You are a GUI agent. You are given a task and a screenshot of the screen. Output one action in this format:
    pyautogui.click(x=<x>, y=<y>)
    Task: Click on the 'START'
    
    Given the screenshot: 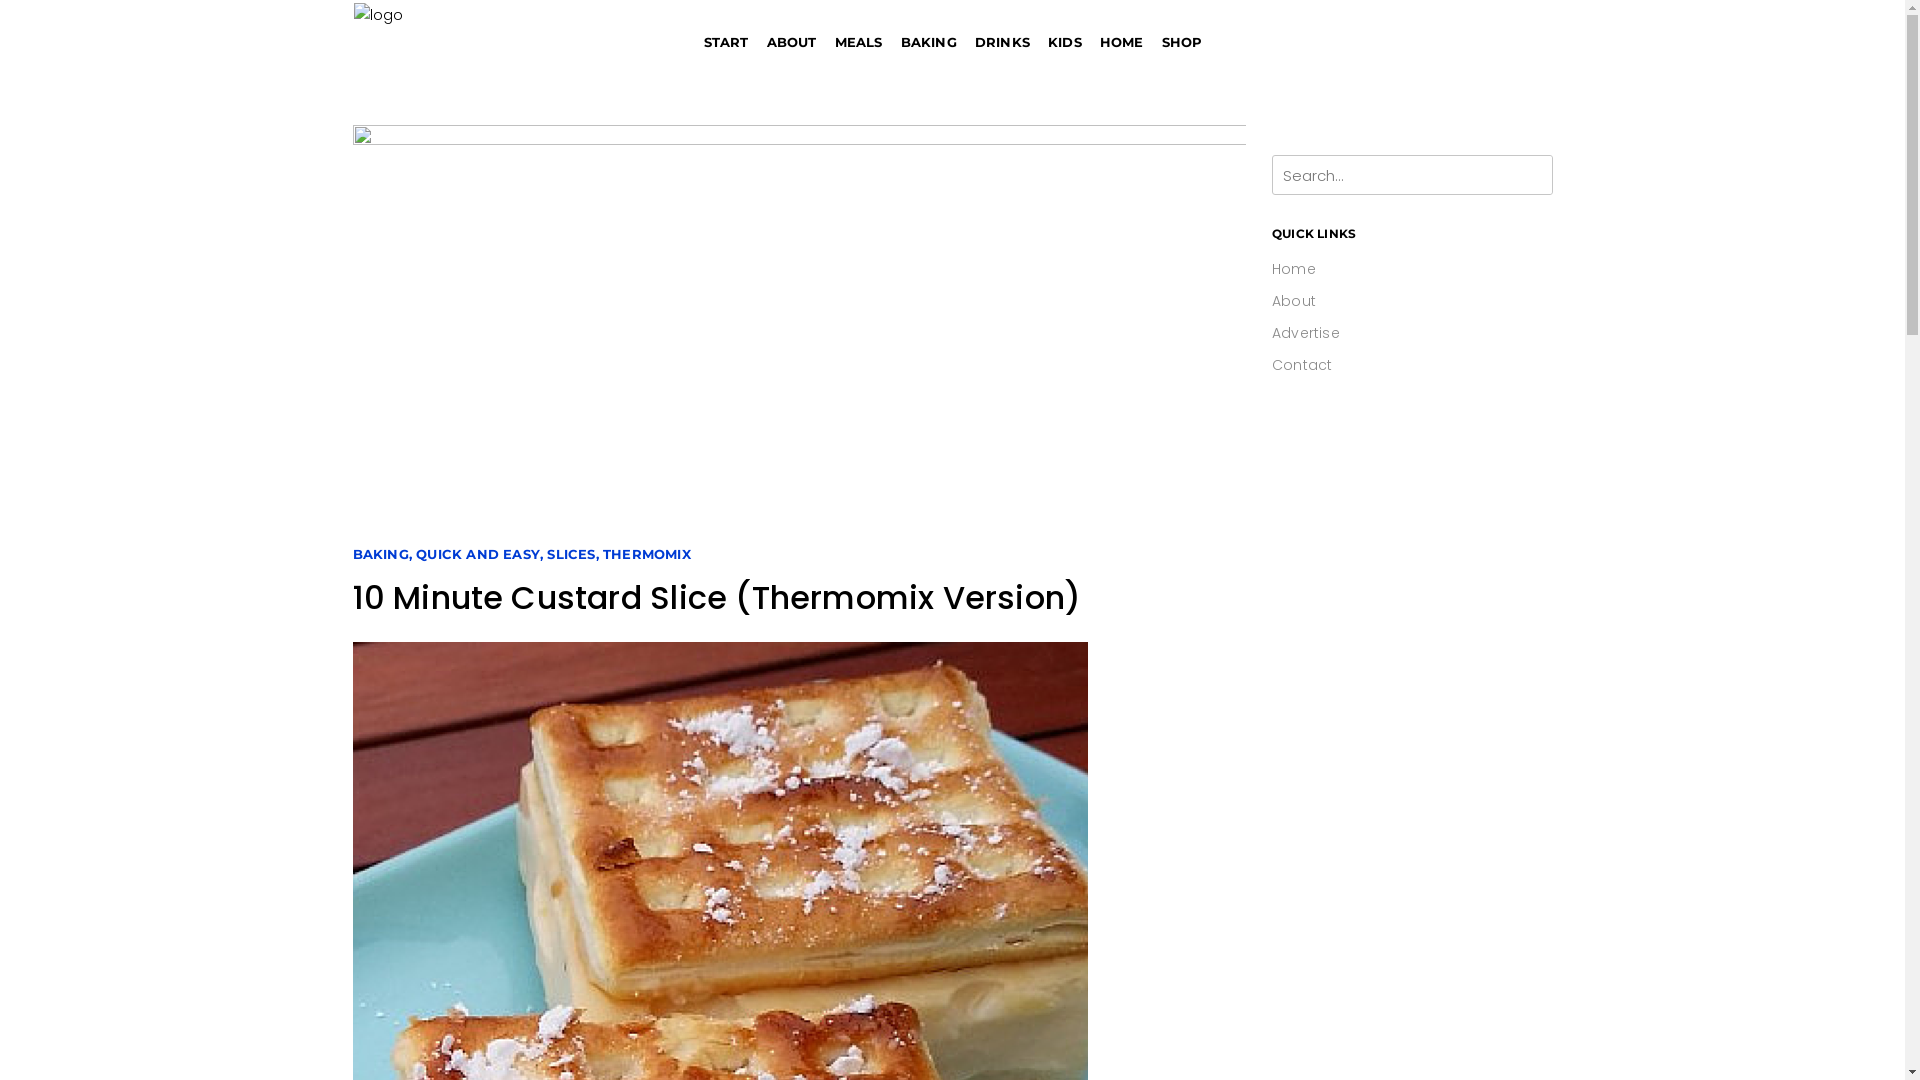 What is the action you would take?
    pyautogui.click(x=725, y=42)
    